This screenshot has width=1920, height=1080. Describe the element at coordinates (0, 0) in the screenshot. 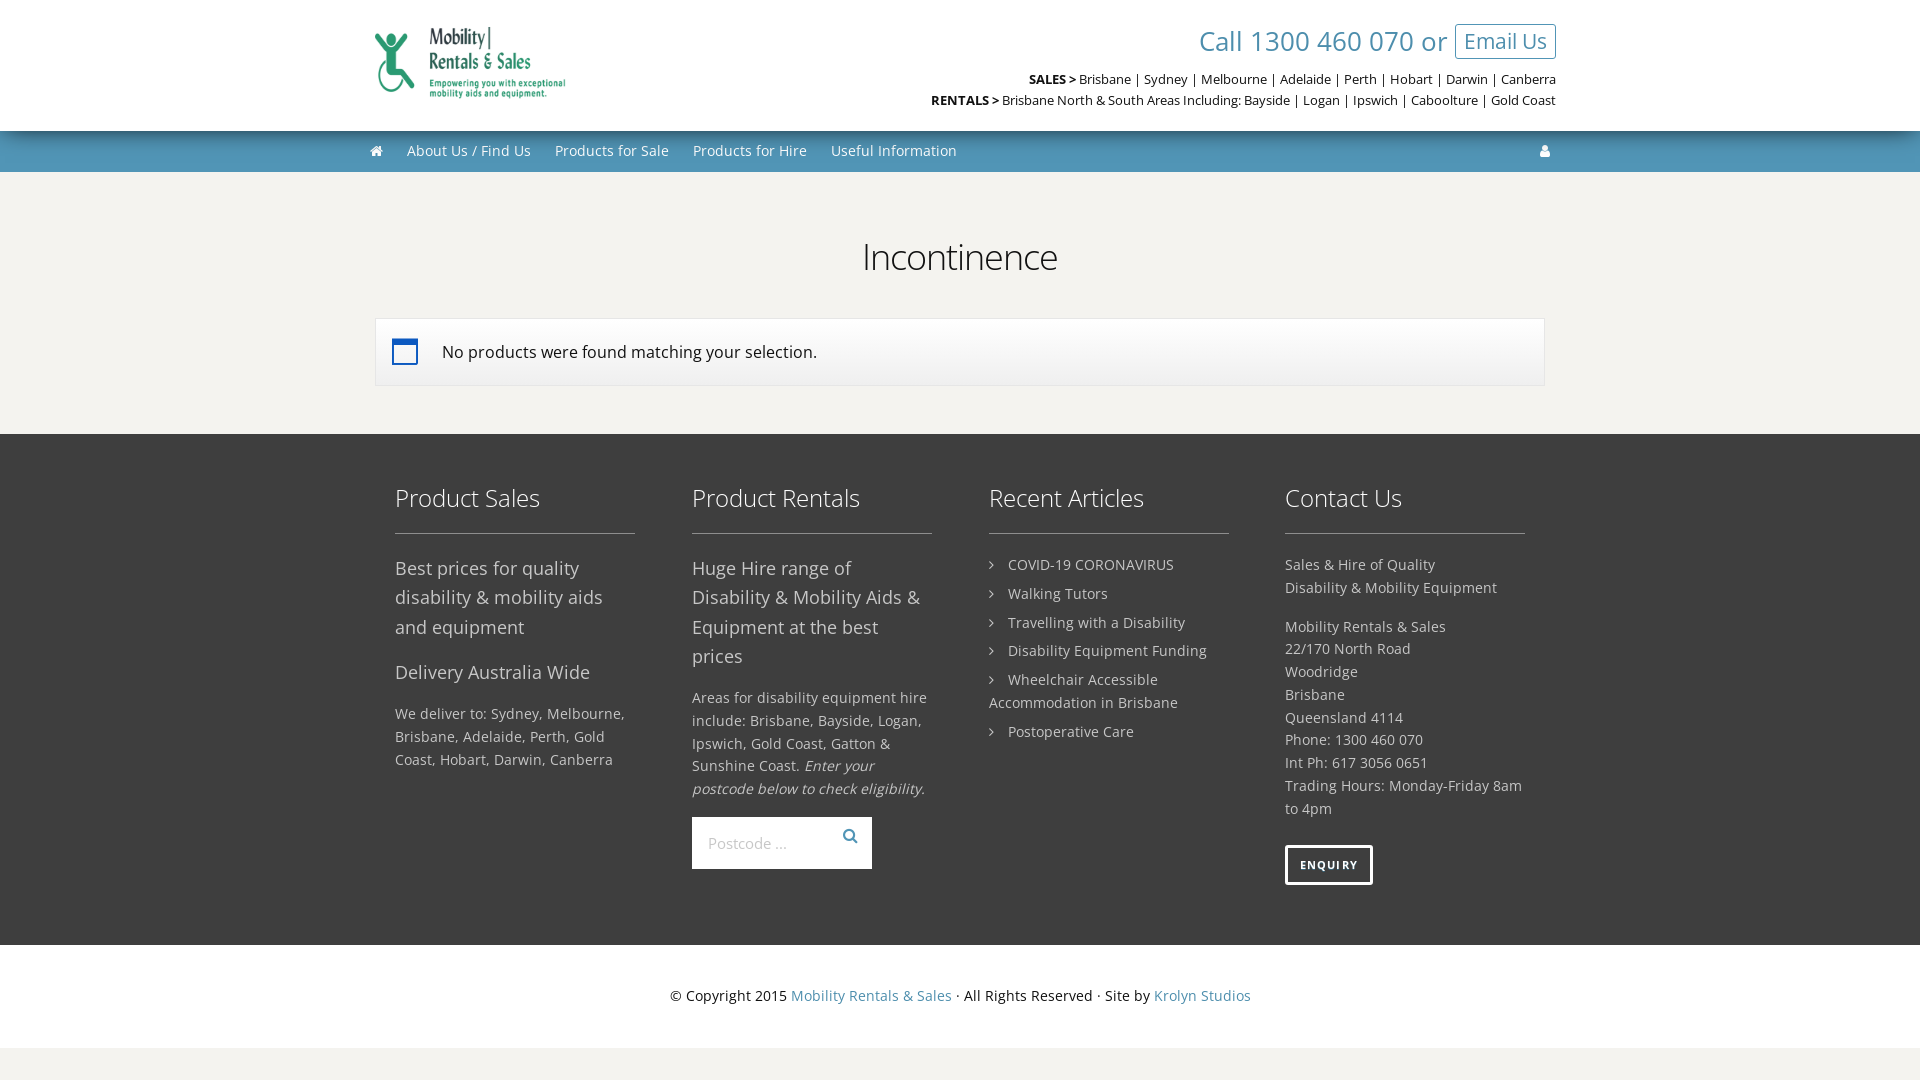

I see `'Skip to main content'` at that location.